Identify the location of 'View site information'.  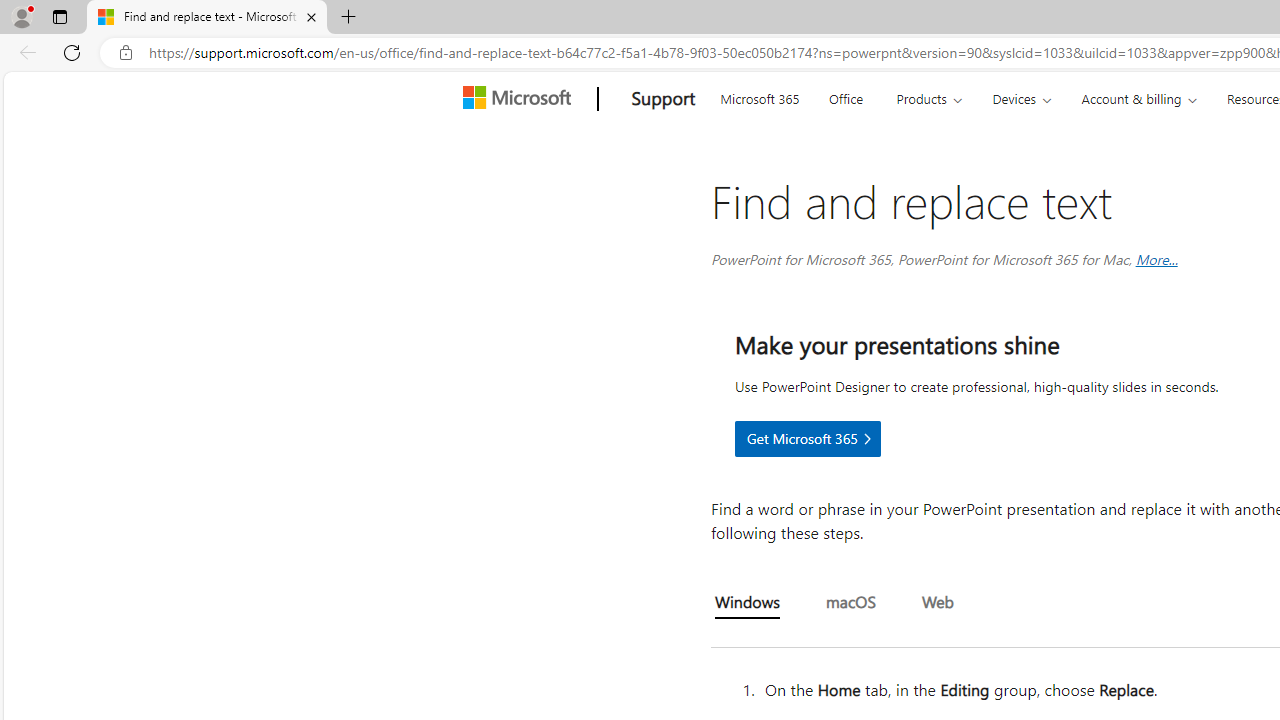
(125, 52).